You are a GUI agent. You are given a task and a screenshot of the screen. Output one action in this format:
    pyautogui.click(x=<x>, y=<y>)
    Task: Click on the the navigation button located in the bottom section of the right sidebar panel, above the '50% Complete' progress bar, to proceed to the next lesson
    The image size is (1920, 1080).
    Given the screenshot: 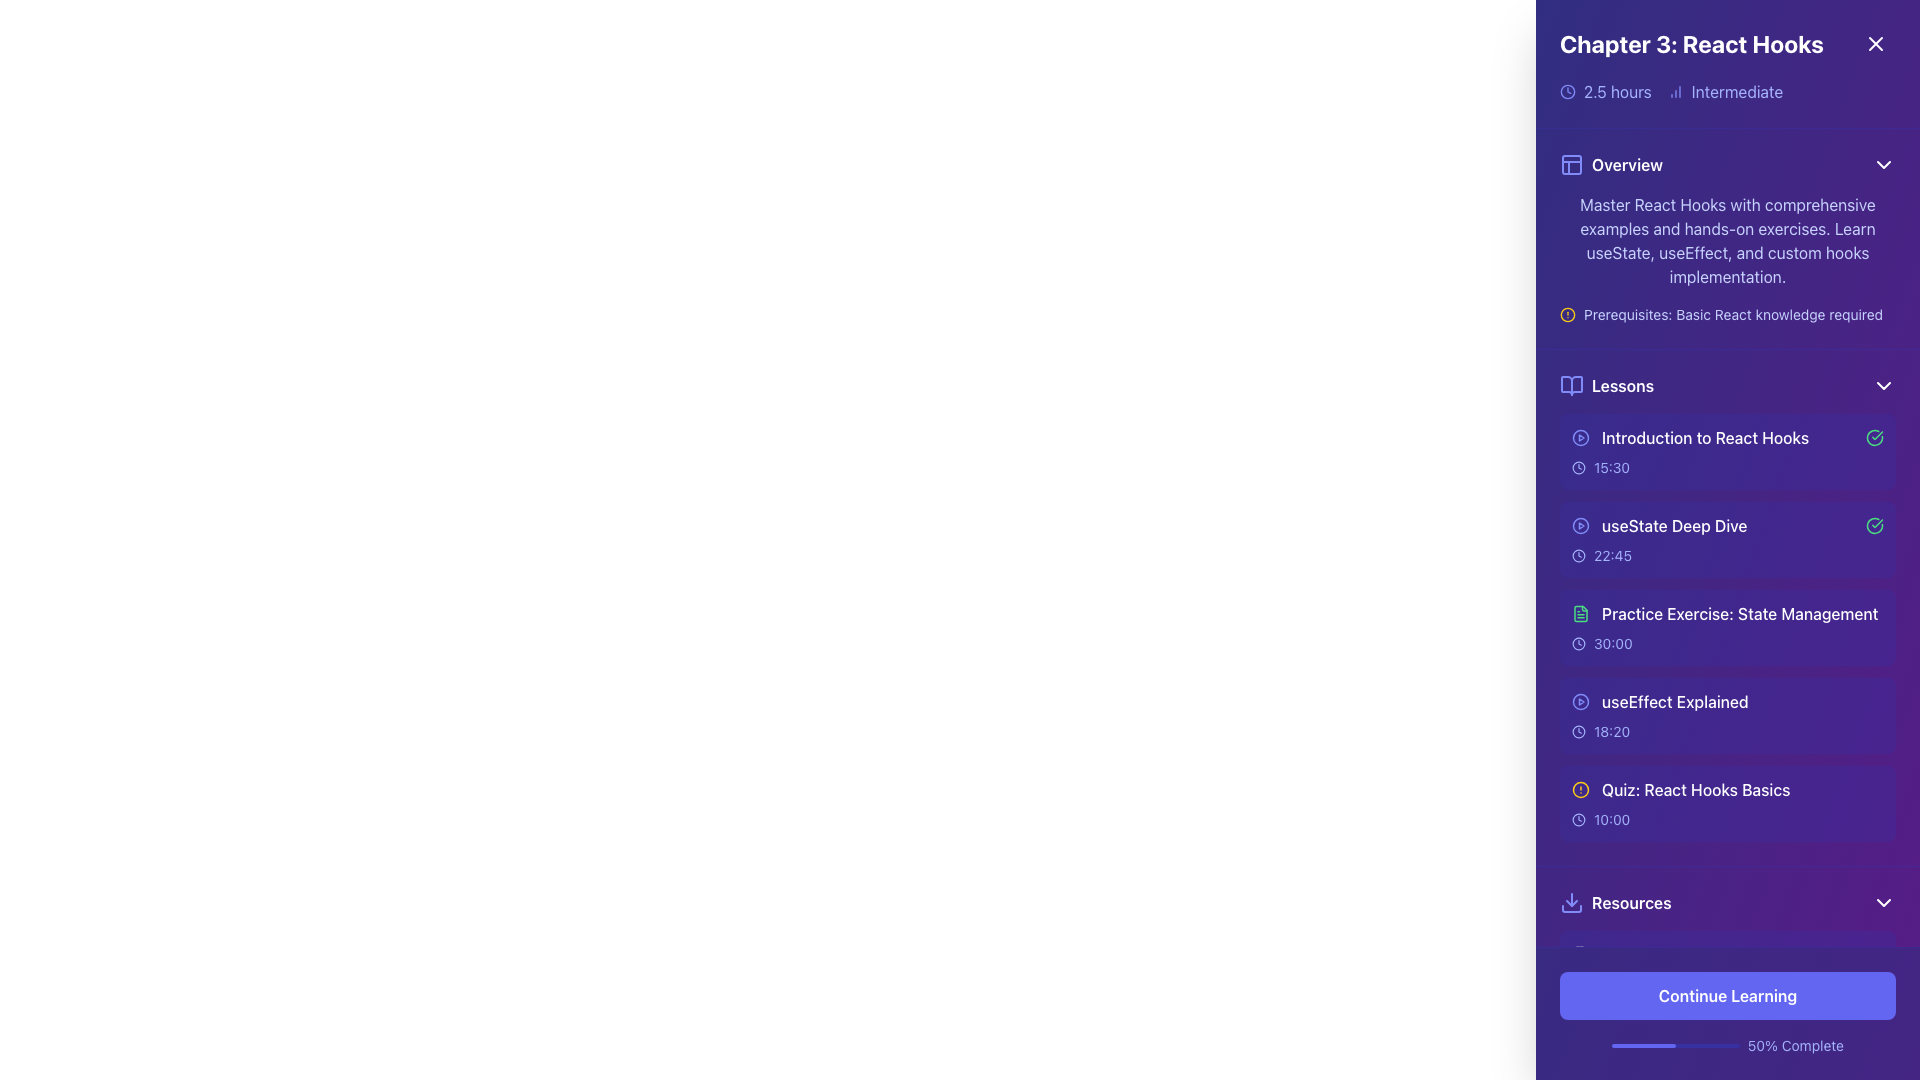 What is the action you would take?
    pyautogui.click(x=1727, y=995)
    